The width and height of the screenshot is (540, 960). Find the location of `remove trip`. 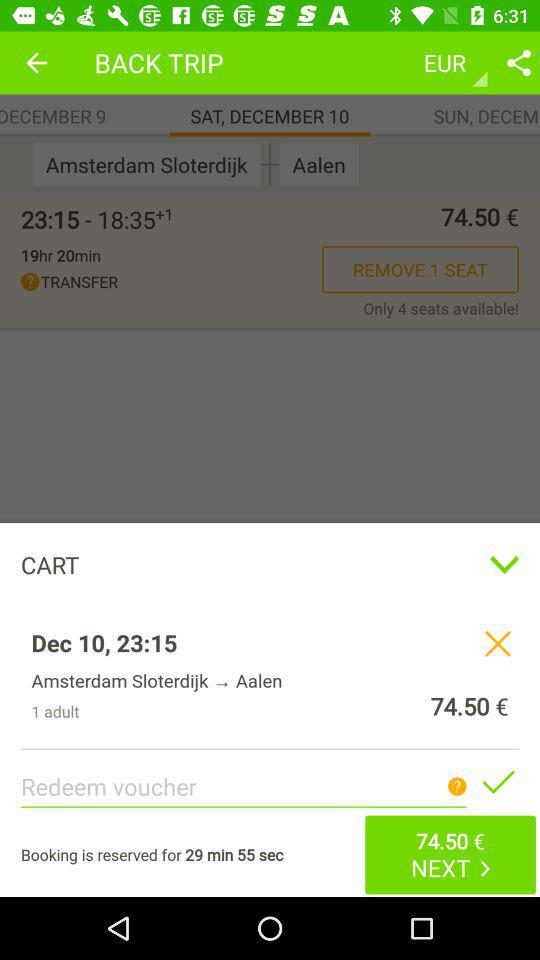

remove trip is located at coordinates (496, 642).